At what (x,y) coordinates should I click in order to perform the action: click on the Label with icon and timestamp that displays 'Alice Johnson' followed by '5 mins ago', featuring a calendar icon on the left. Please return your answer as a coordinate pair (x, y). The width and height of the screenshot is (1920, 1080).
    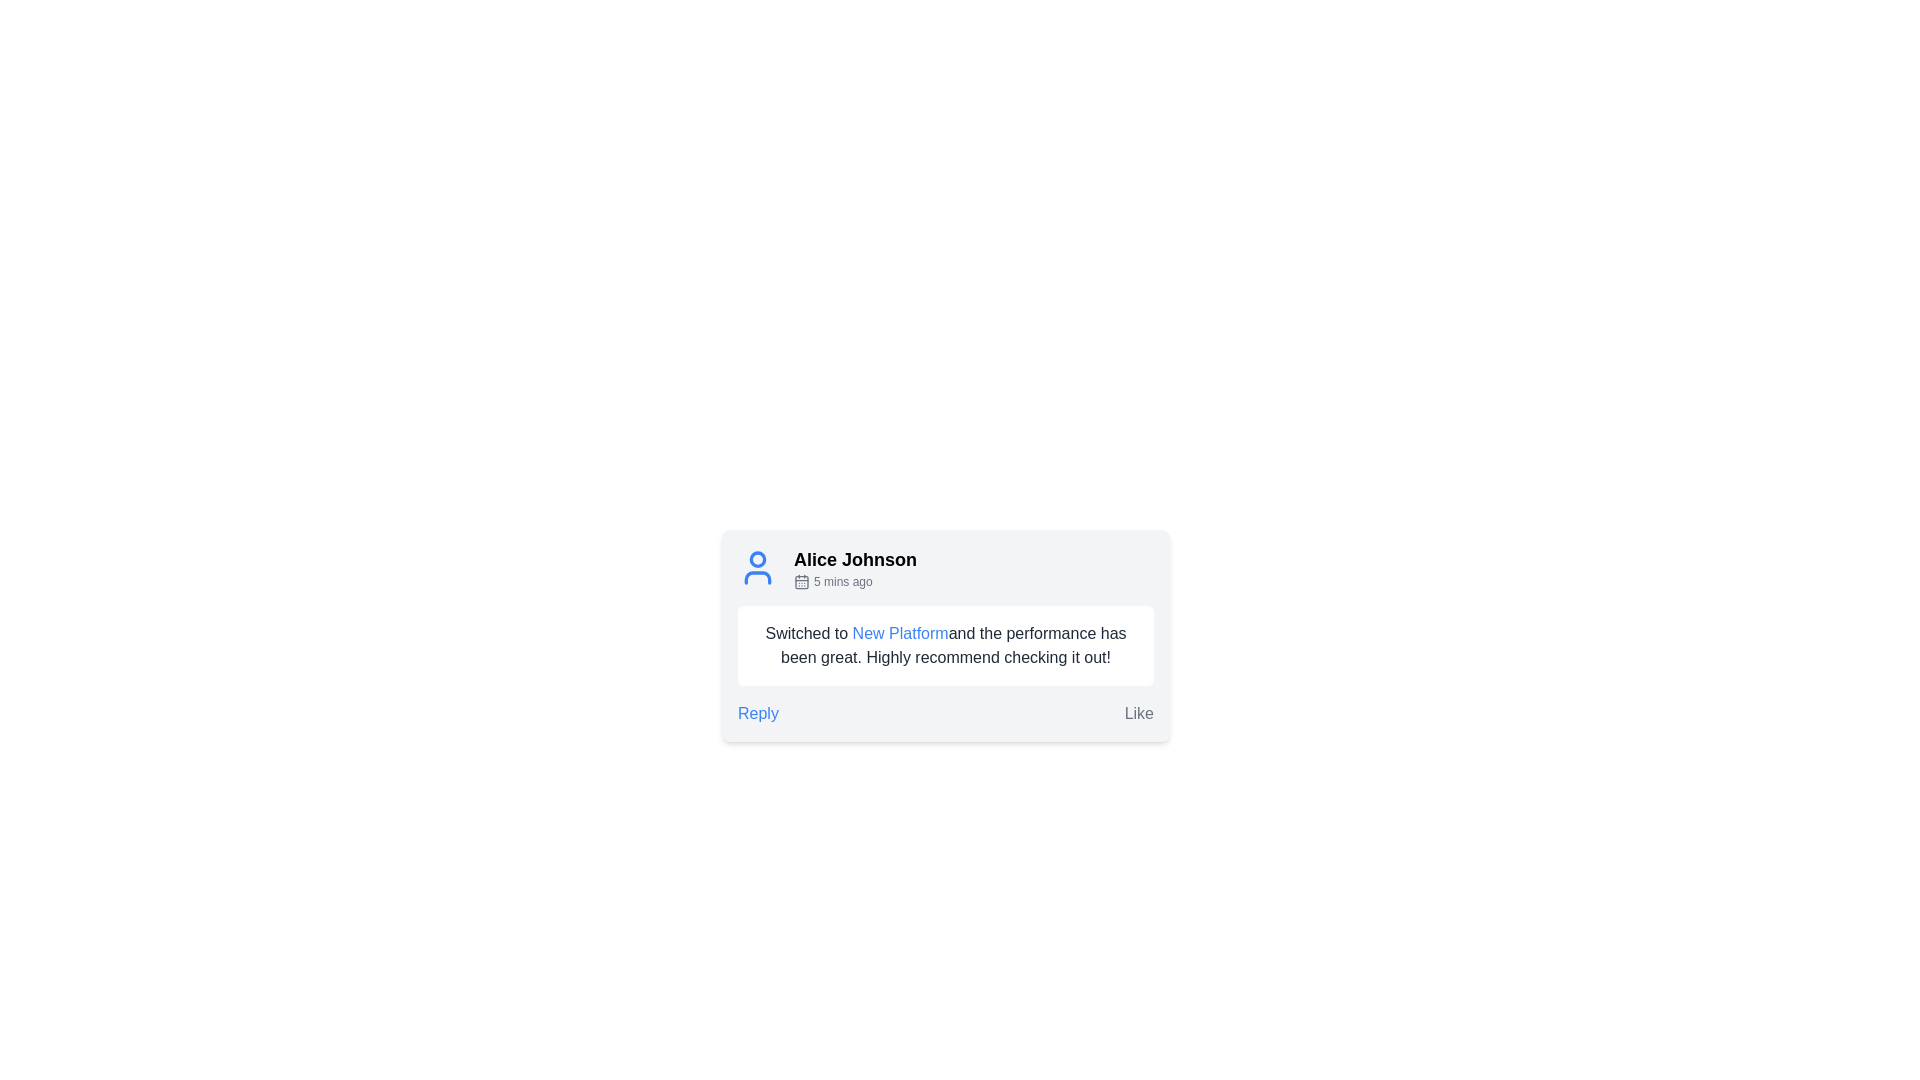
    Looking at the image, I should click on (855, 567).